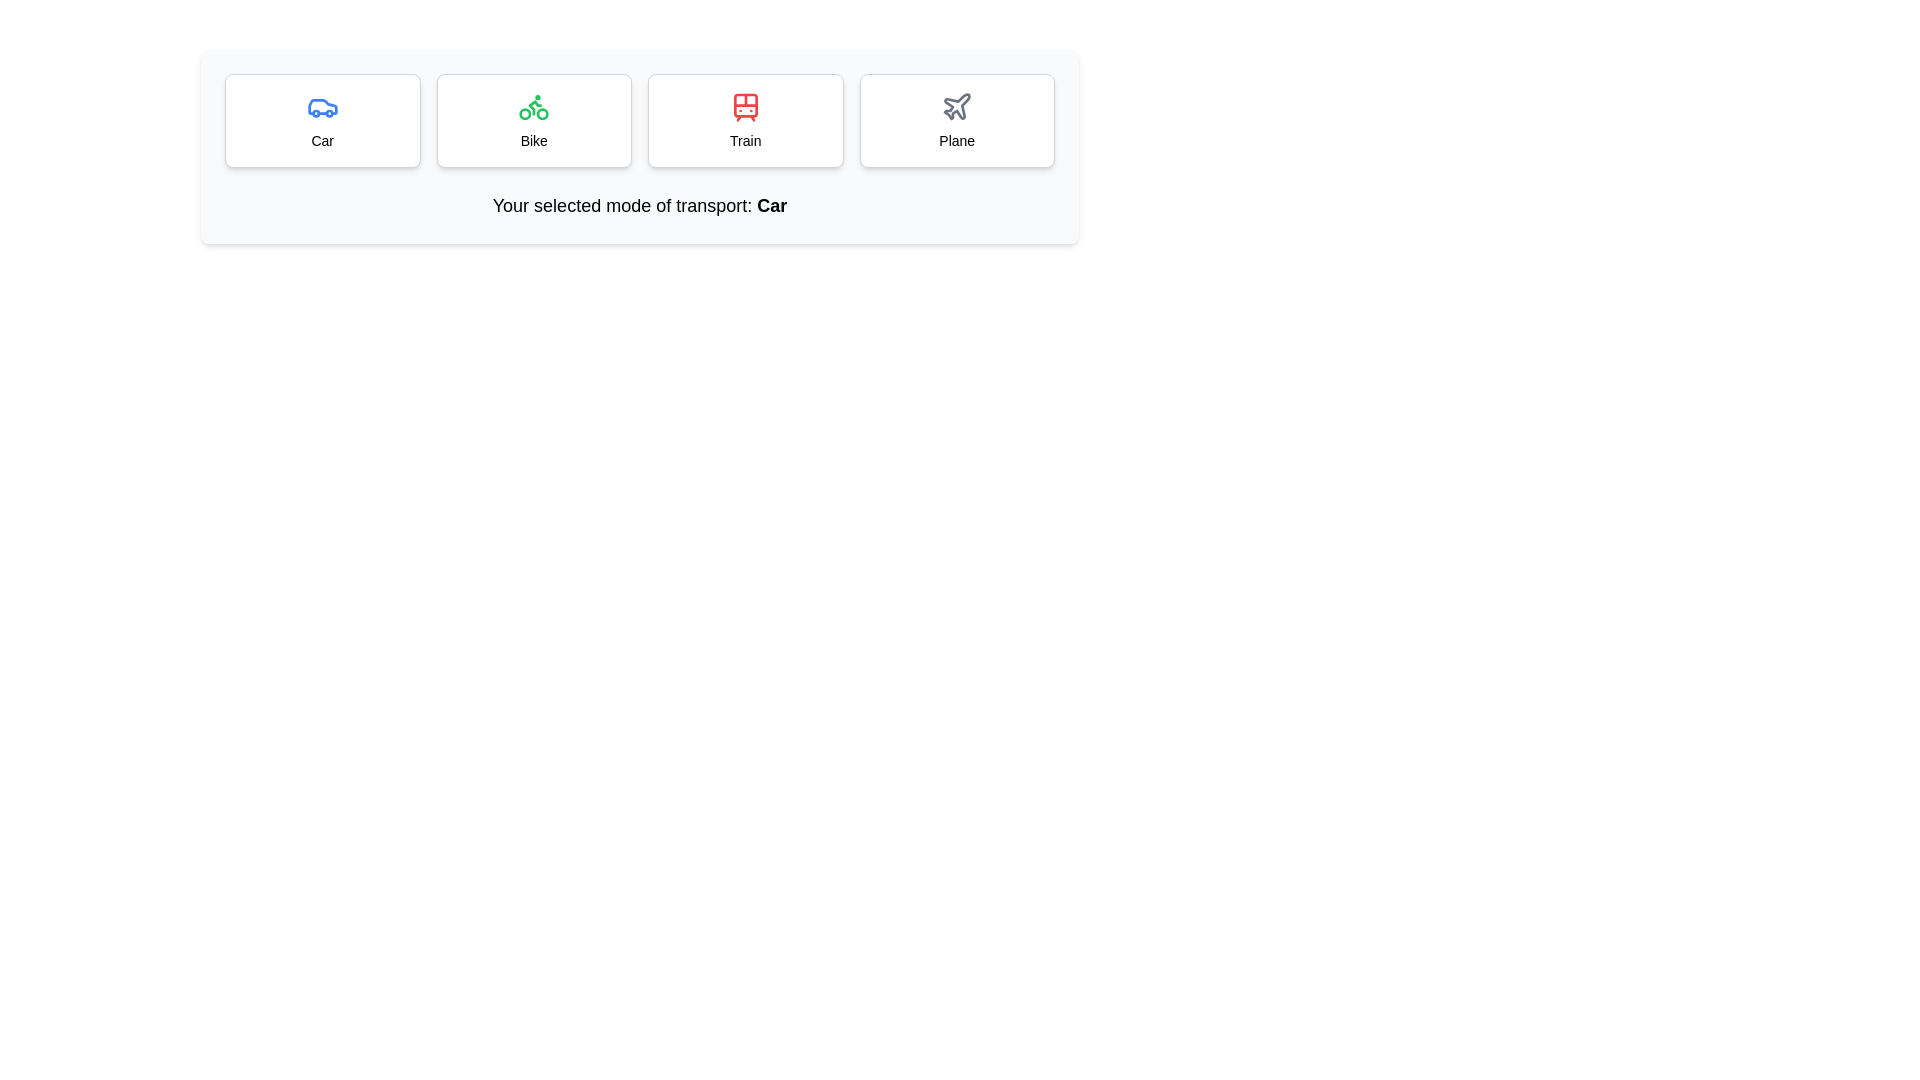 The width and height of the screenshot is (1920, 1080). I want to click on the vector graphic icon representing a car, which is centrally positioned within its bounding box and is part of a selectable transport options group, so click(322, 107).